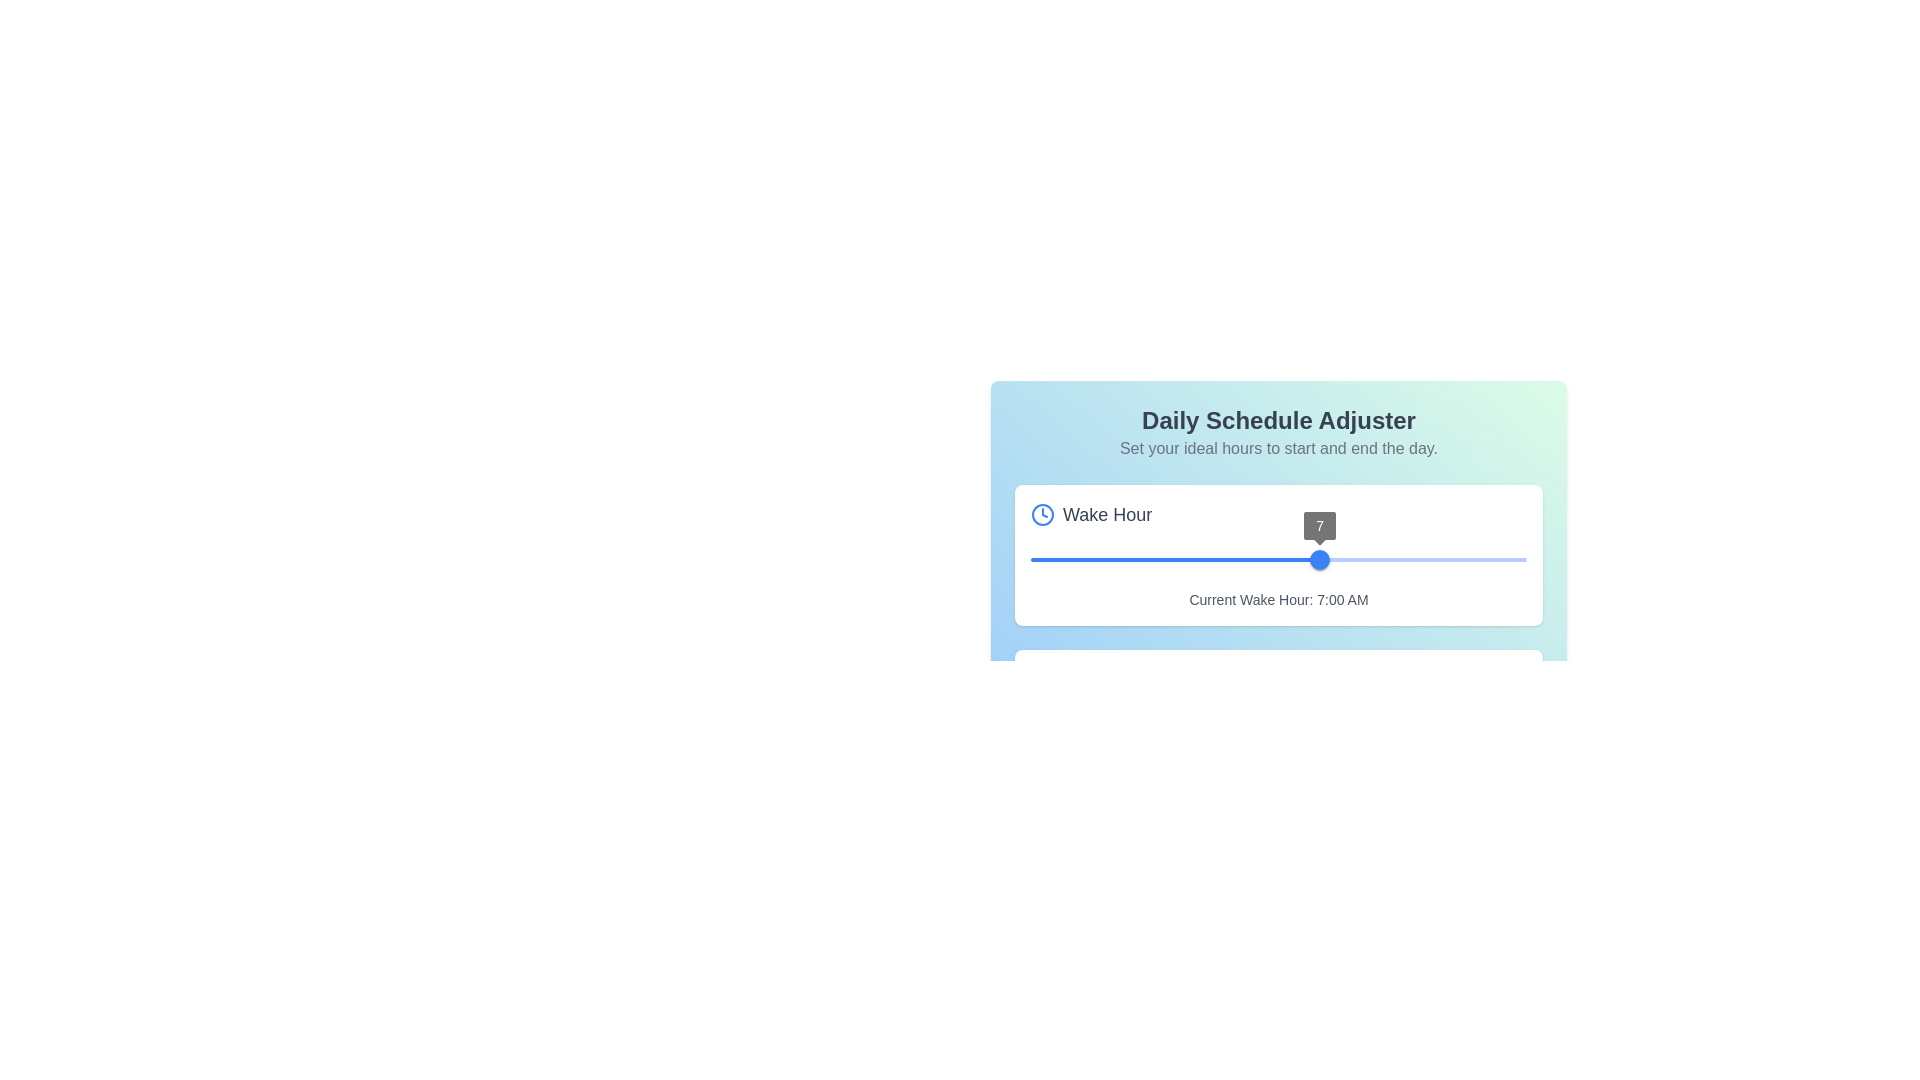 This screenshot has width=1920, height=1080. Describe the element at coordinates (1277, 599) in the screenshot. I see `the label displaying 'Current Wake Hour: 7:00 AM', which is styled with small, gray text and is located beneath a slider component` at that location.